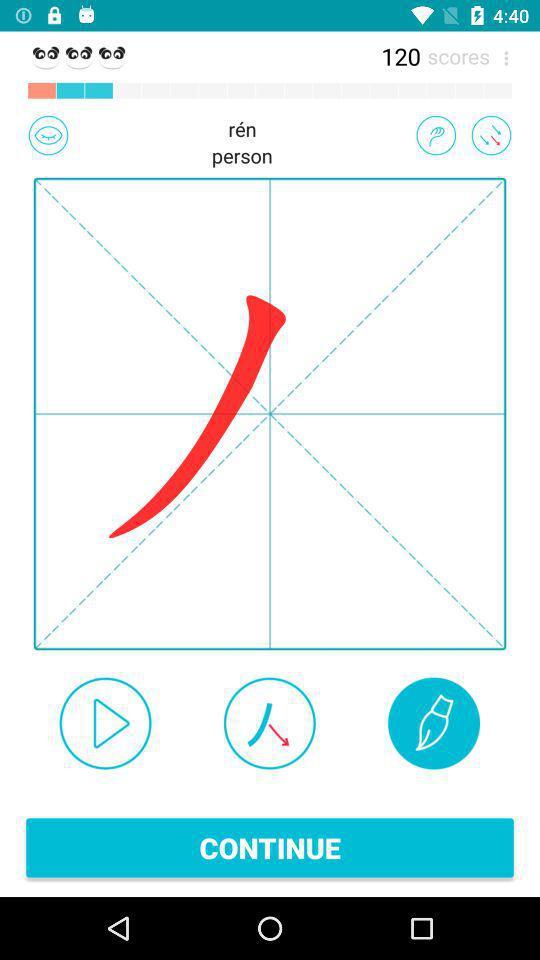  What do you see at coordinates (433, 722) in the screenshot?
I see `icon at the bottom right corner` at bounding box center [433, 722].